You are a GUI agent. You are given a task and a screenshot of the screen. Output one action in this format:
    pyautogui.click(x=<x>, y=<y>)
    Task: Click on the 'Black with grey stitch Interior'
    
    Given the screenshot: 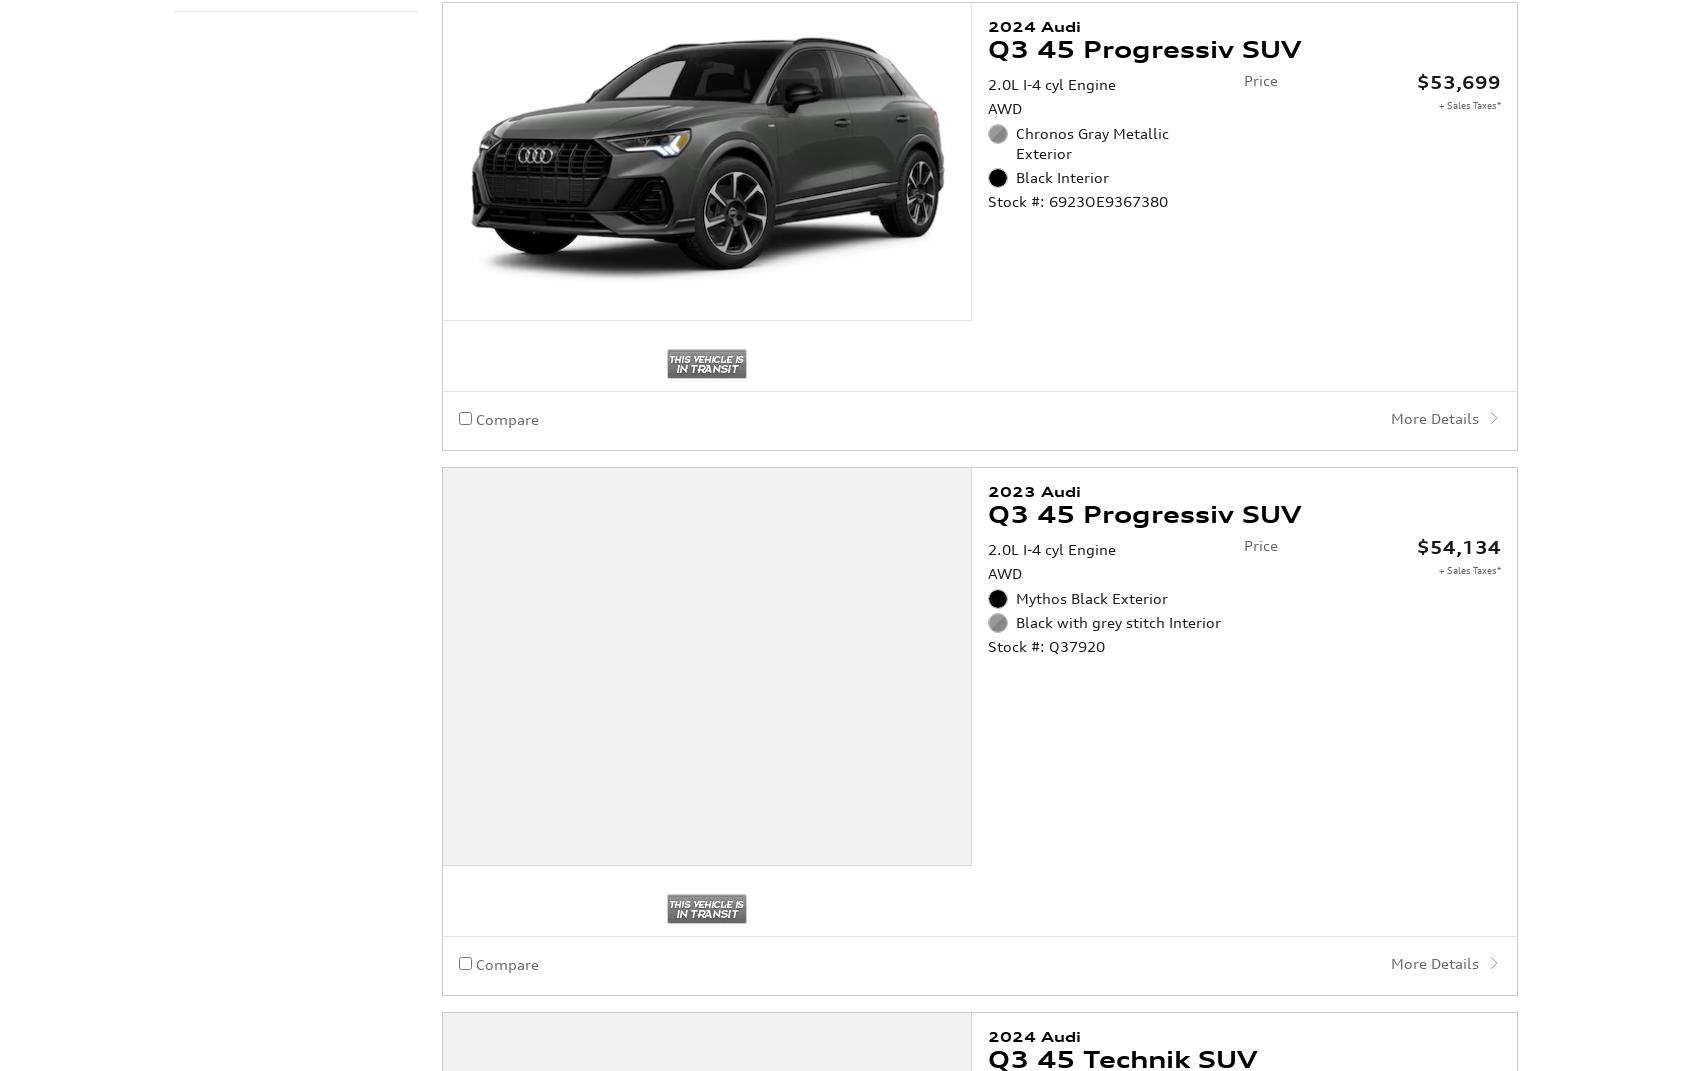 What is the action you would take?
    pyautogui.click(x=1118, y=620)
    